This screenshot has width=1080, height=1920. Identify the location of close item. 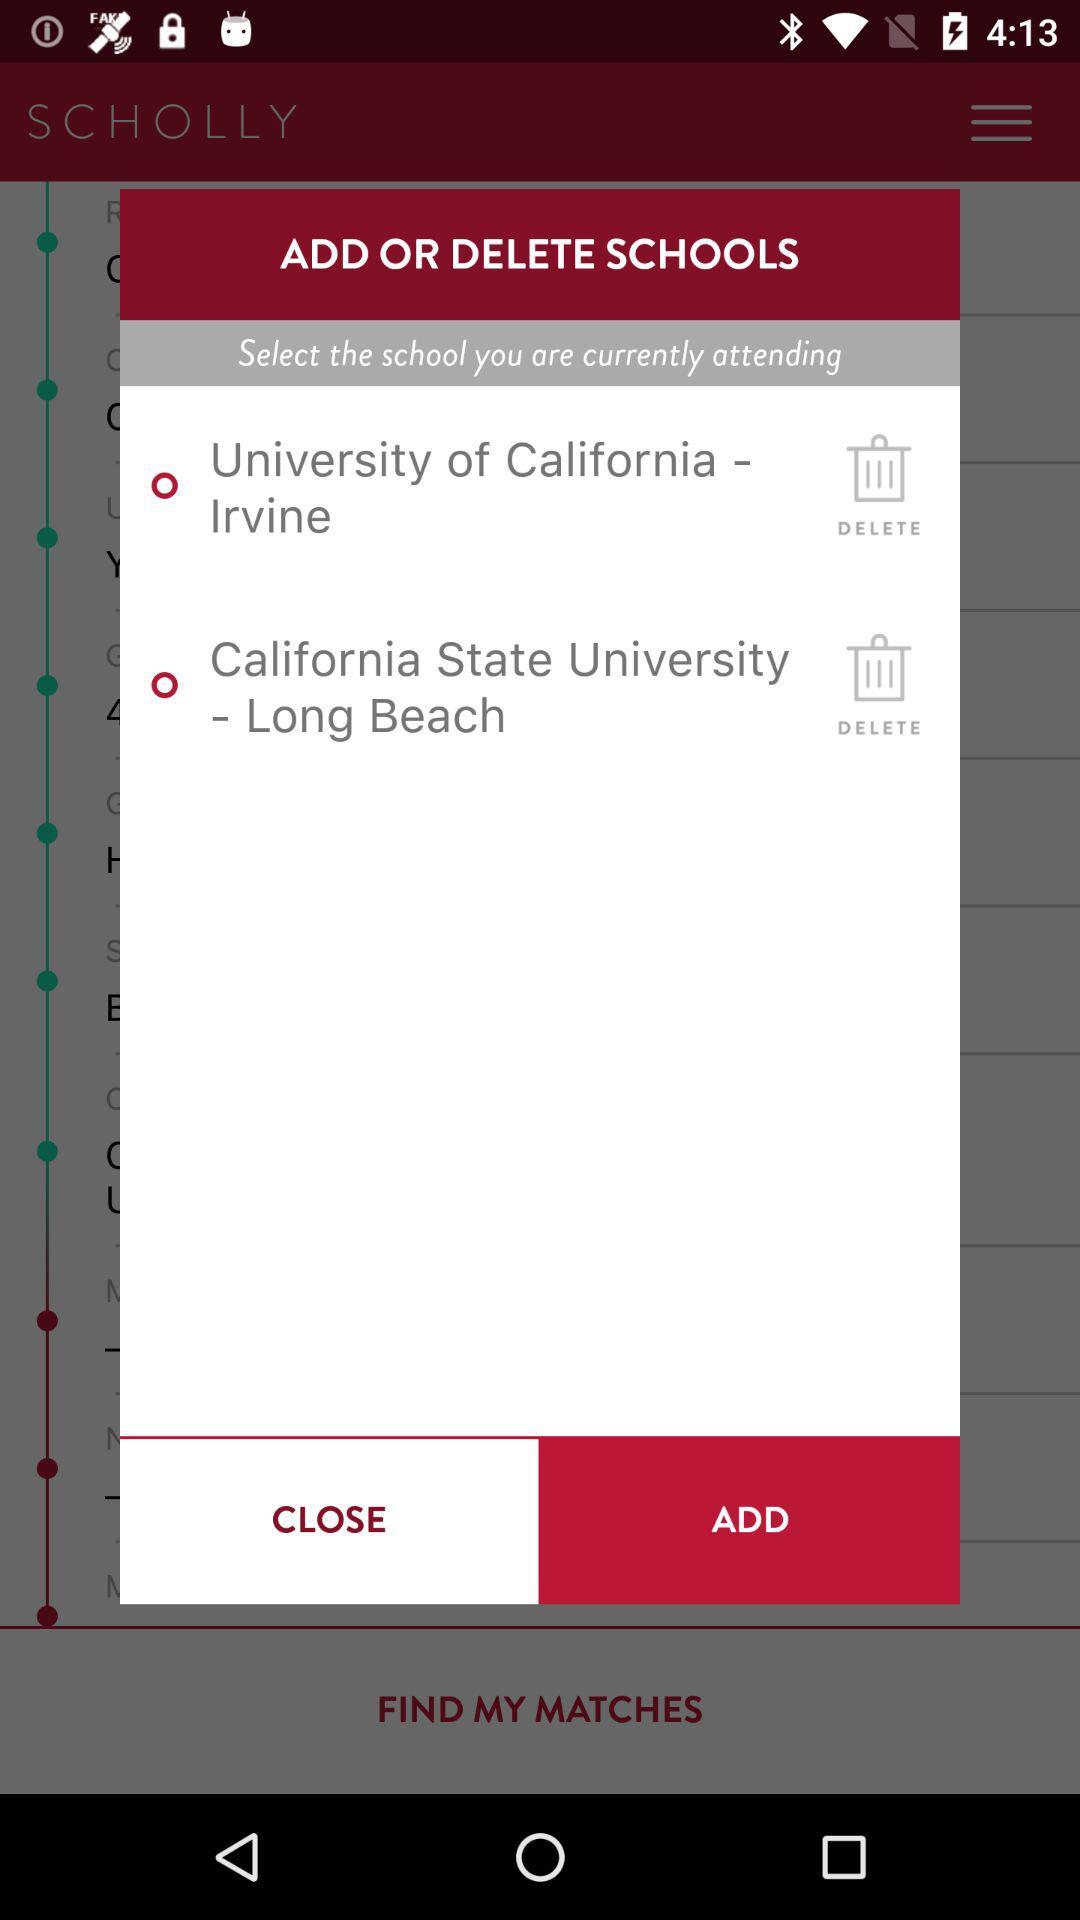
(328, 1520).